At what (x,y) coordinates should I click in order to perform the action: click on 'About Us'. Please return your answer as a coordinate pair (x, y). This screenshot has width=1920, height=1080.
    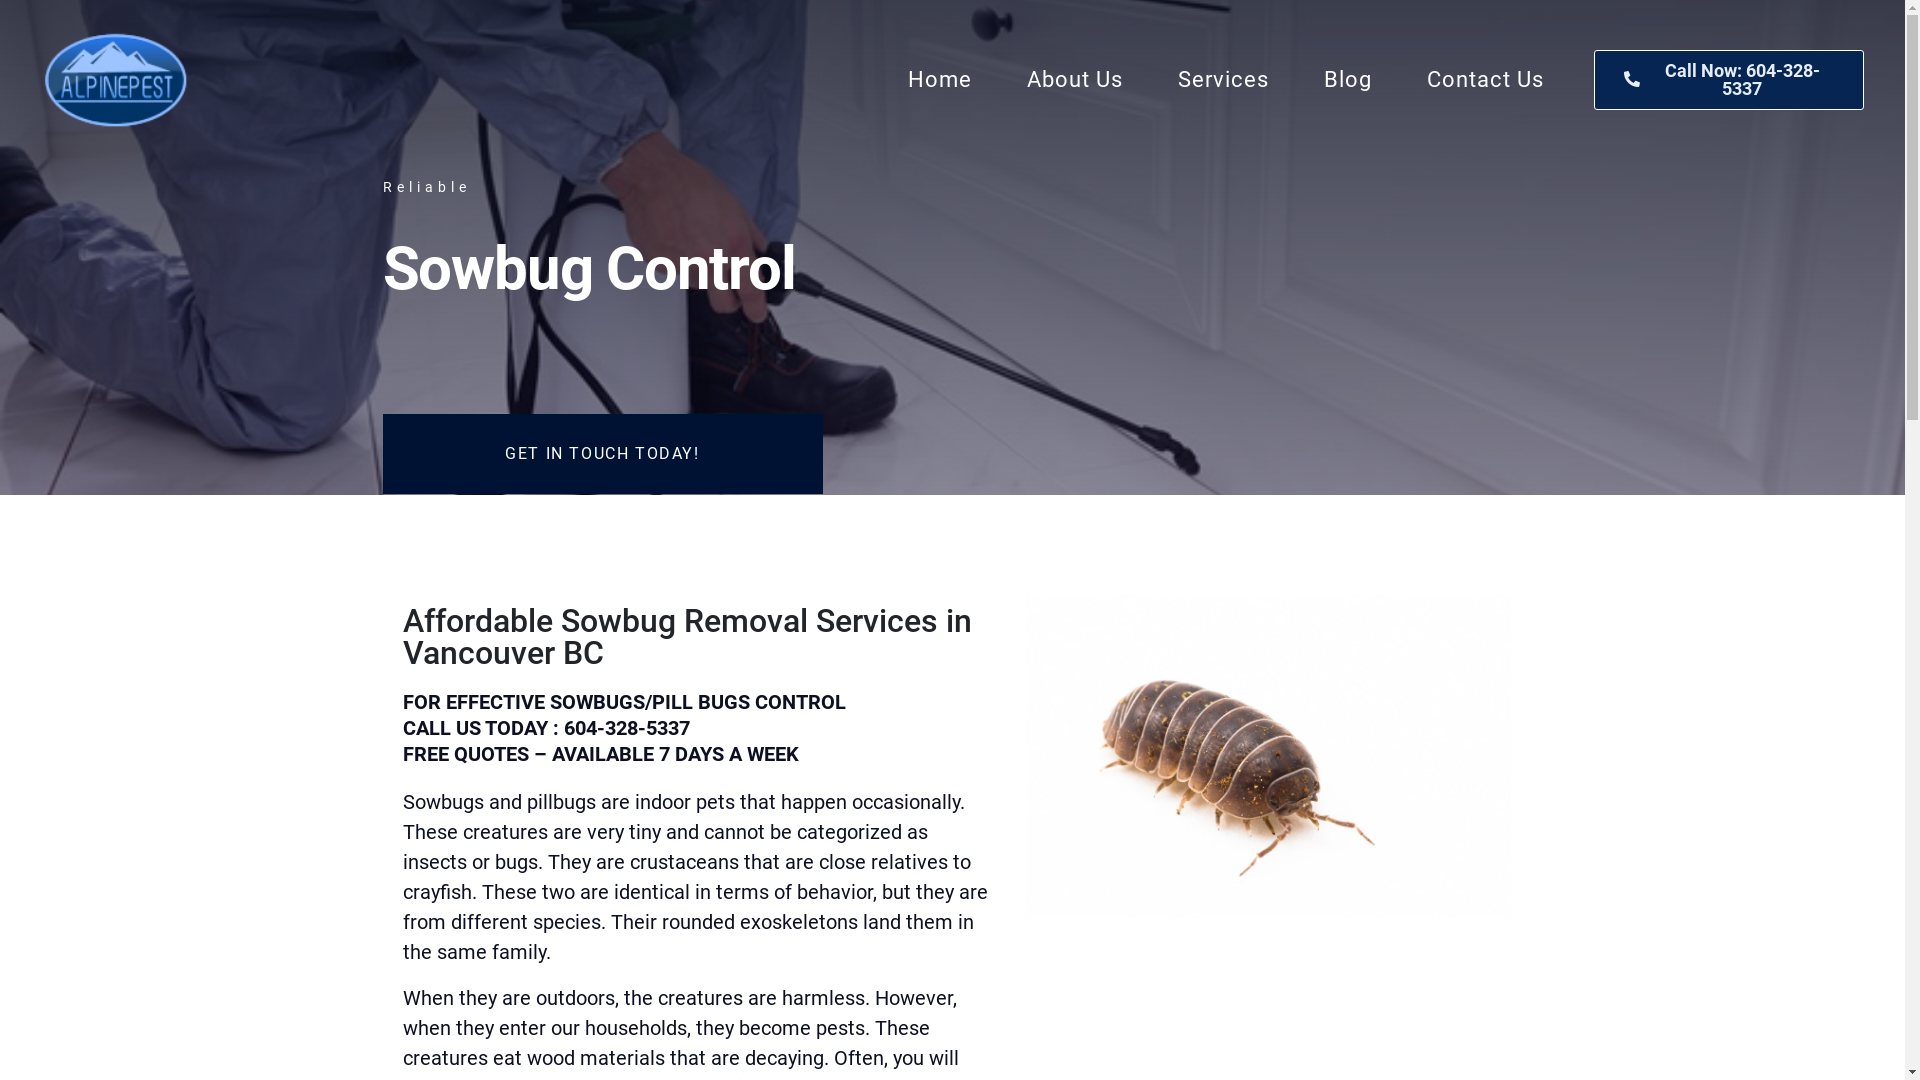
    Looking at the image, I should click on (1074, 78).